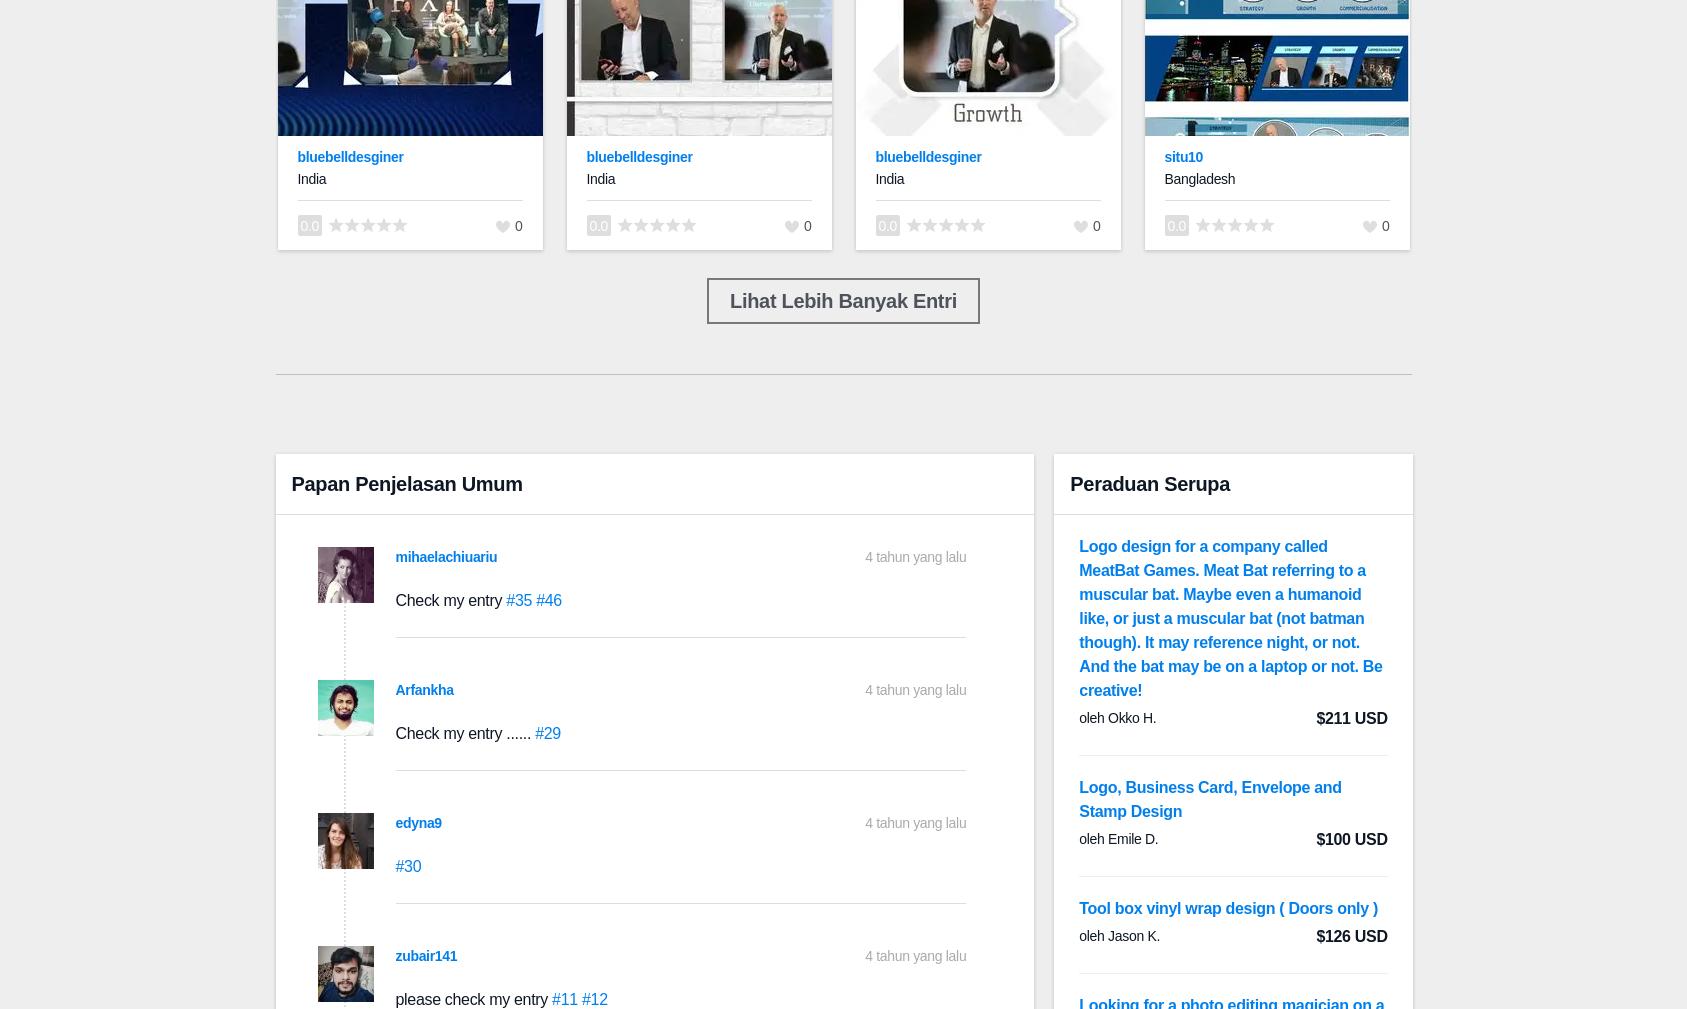 The height and width of the screenshot is (1009, 1687). Describe the element at coordinates (1118, 838) in the screenshot. I see `'oleh Emile D.'` at that location.